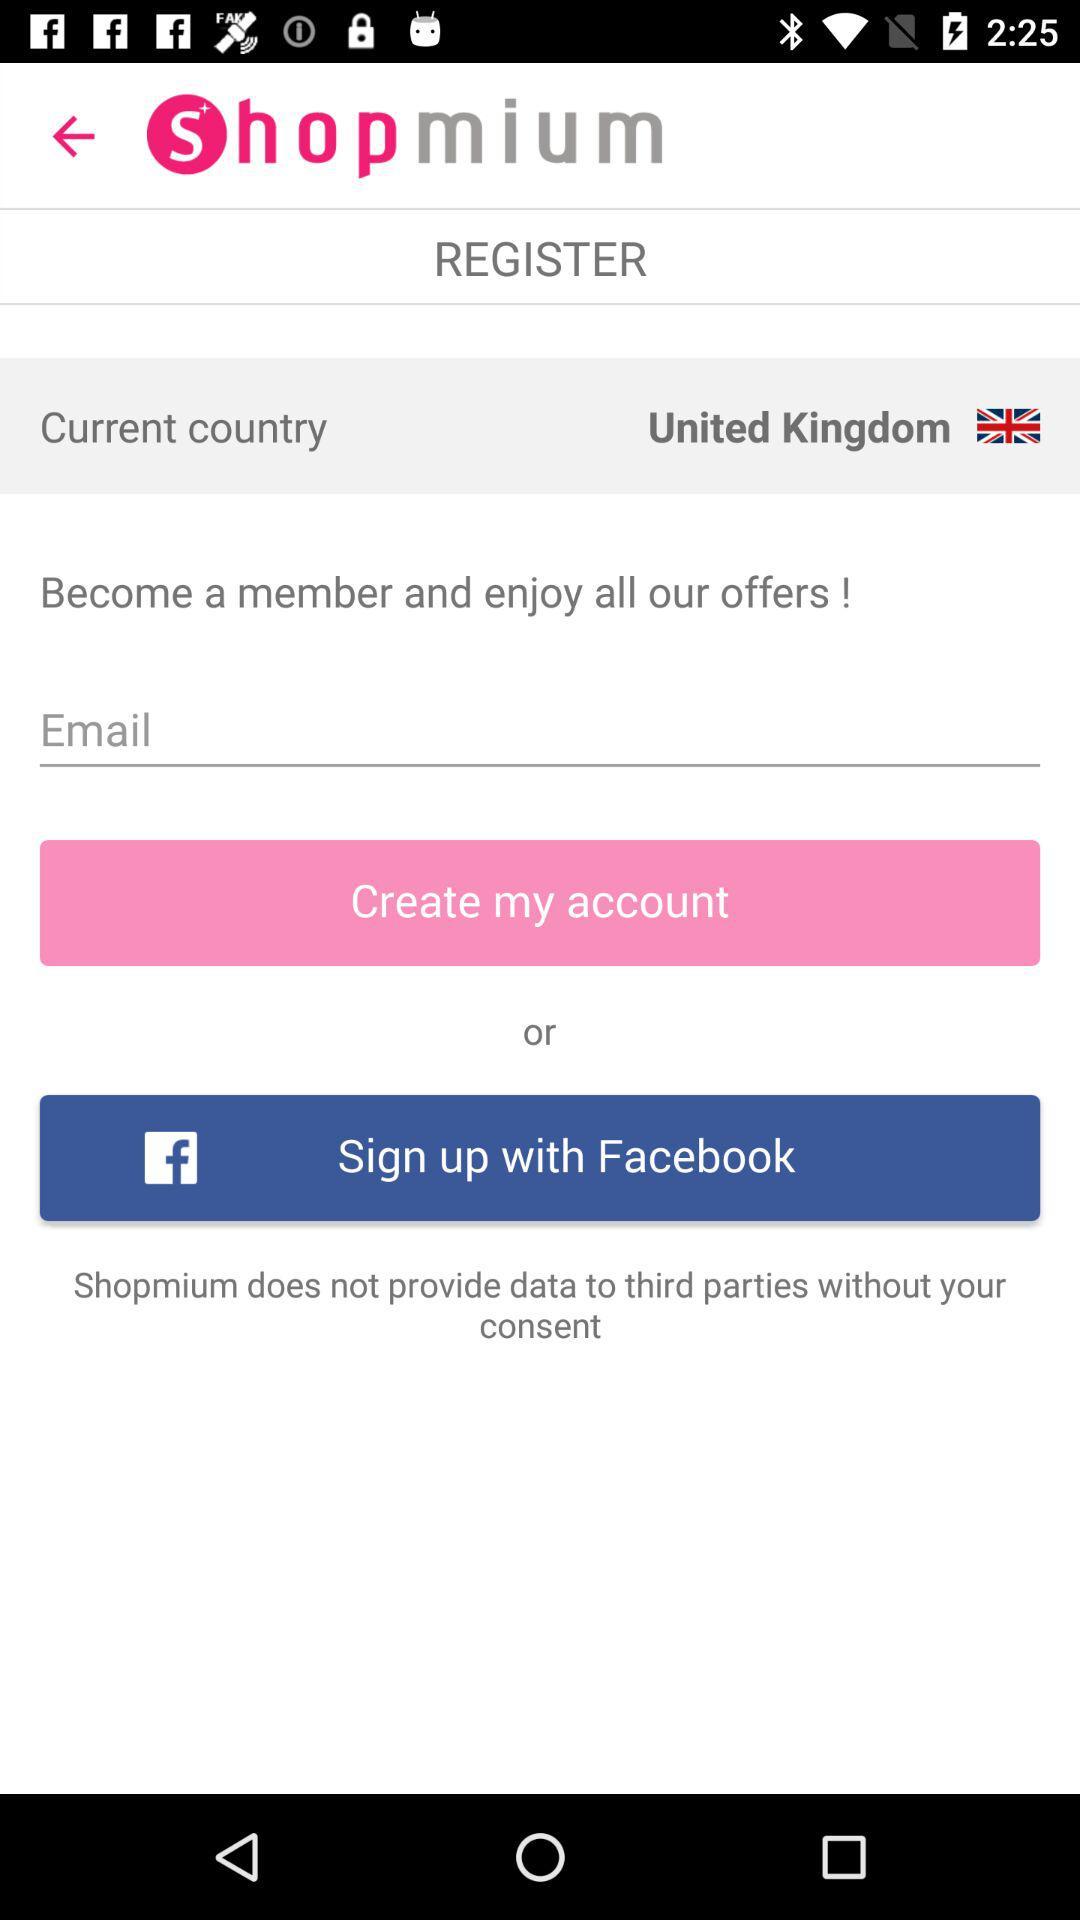  What do you see at coordinates (540, 901) in the screenshot?
I see `create my account icon` at bounding box center [540, 901].